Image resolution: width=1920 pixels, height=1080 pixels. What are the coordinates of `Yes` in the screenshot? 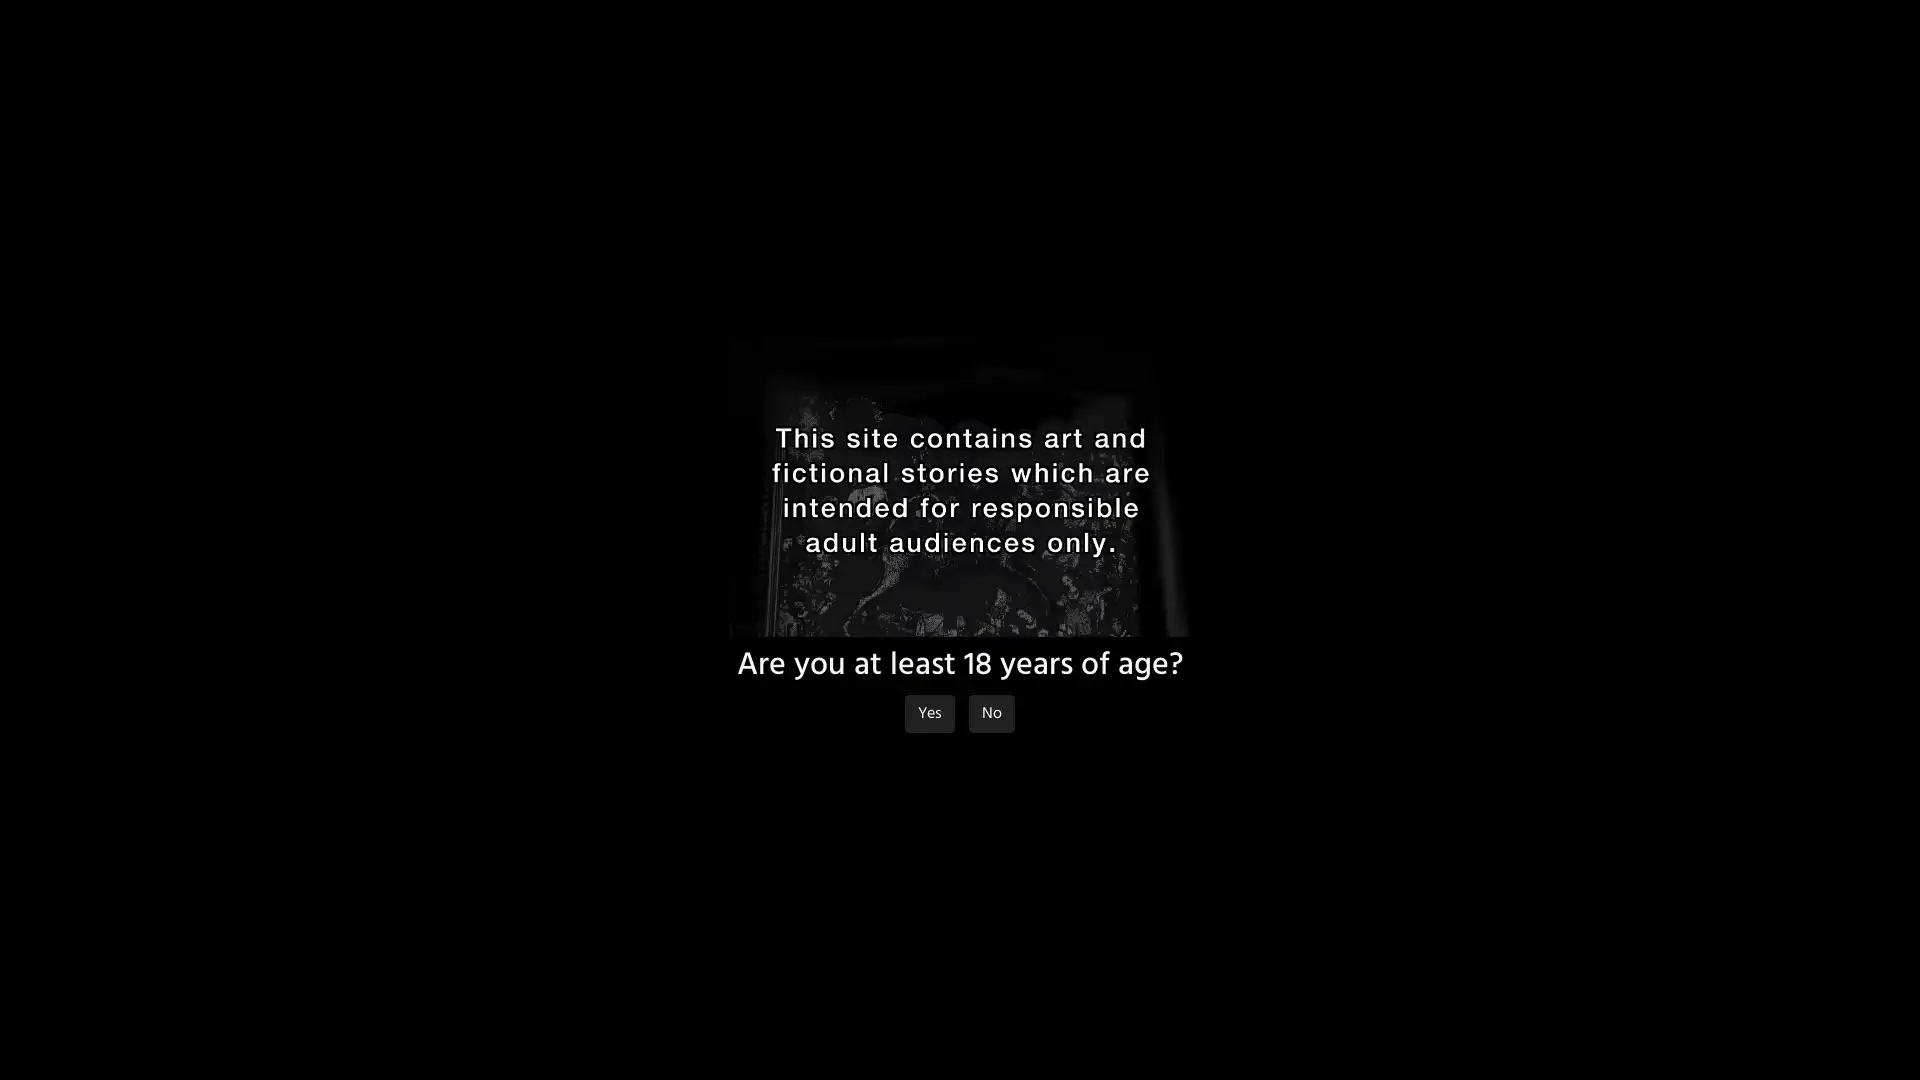 It's located at (929, 712).